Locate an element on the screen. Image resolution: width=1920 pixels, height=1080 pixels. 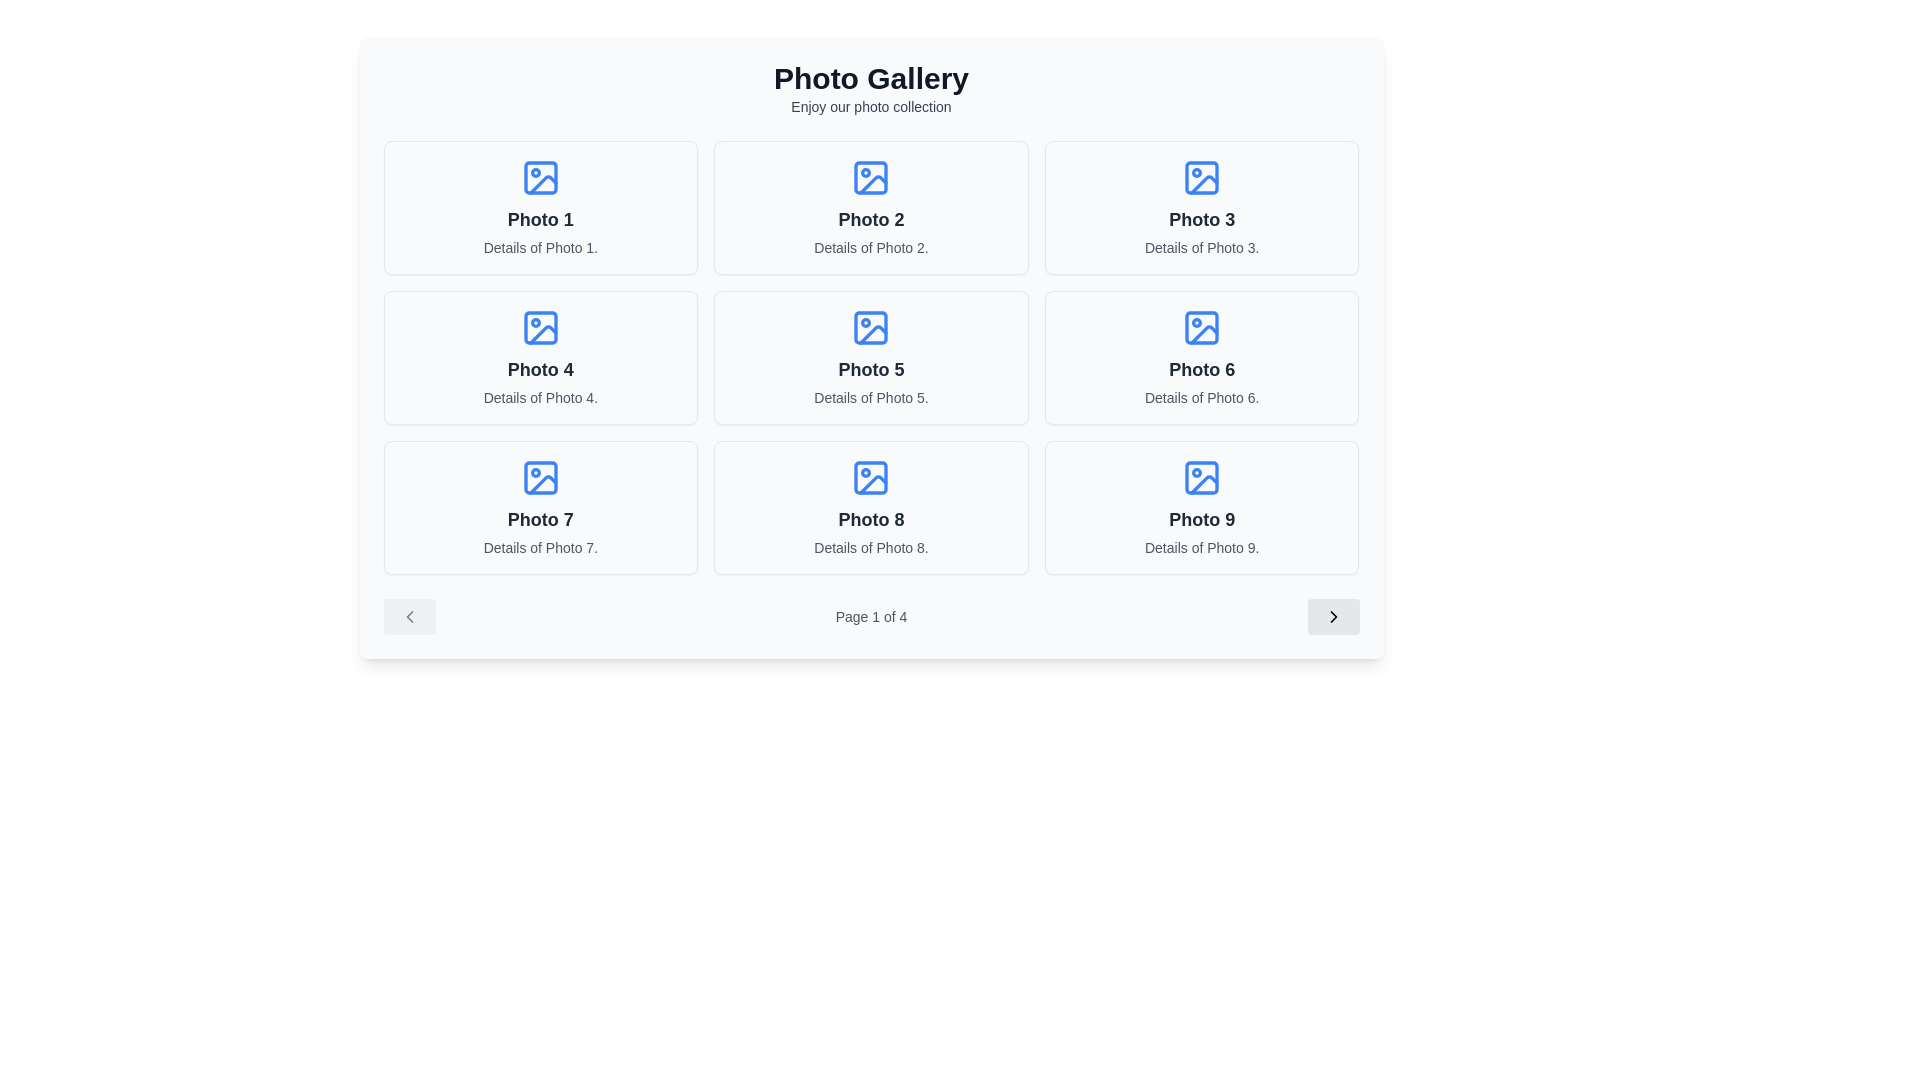
the static text that reads 'Enjoy our photo collection', which is styled in a smaller gray font and positioned beneath the 'Photo Gallery' heading is located at coordinates (871, 107).